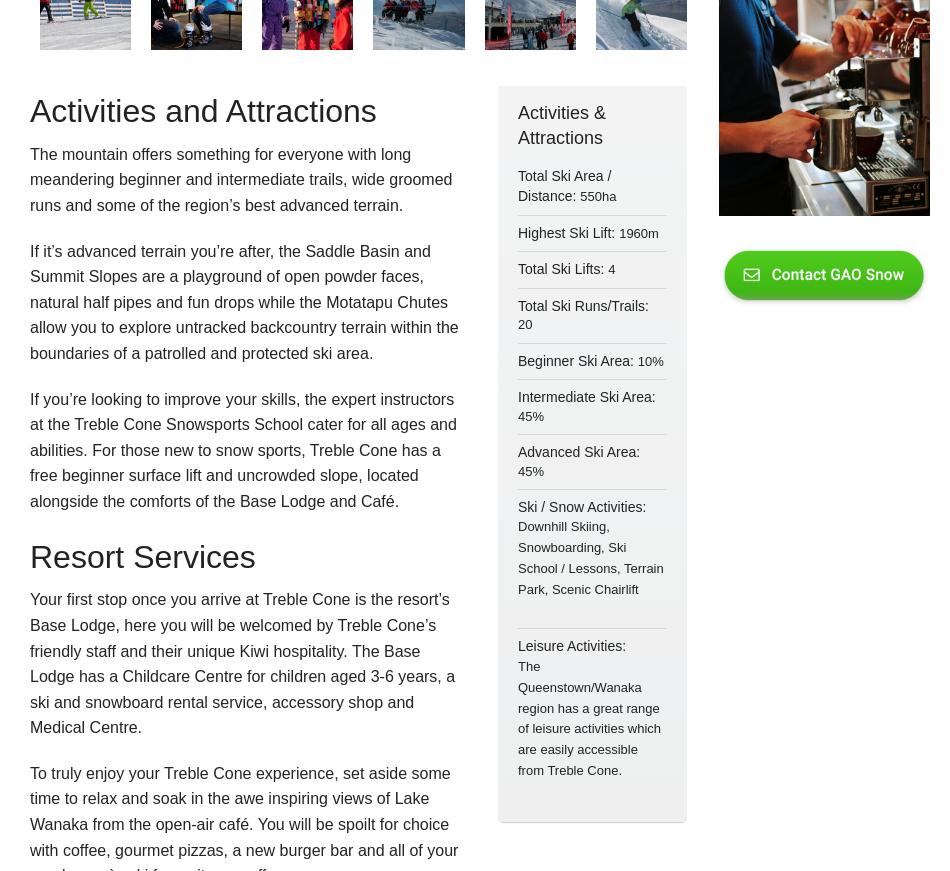 This screenshot has width=950, height=871. Describe the element at coordinates (583, 304) in the screenshot. I see `'Total Ski Runs/Trails:'` at that location.